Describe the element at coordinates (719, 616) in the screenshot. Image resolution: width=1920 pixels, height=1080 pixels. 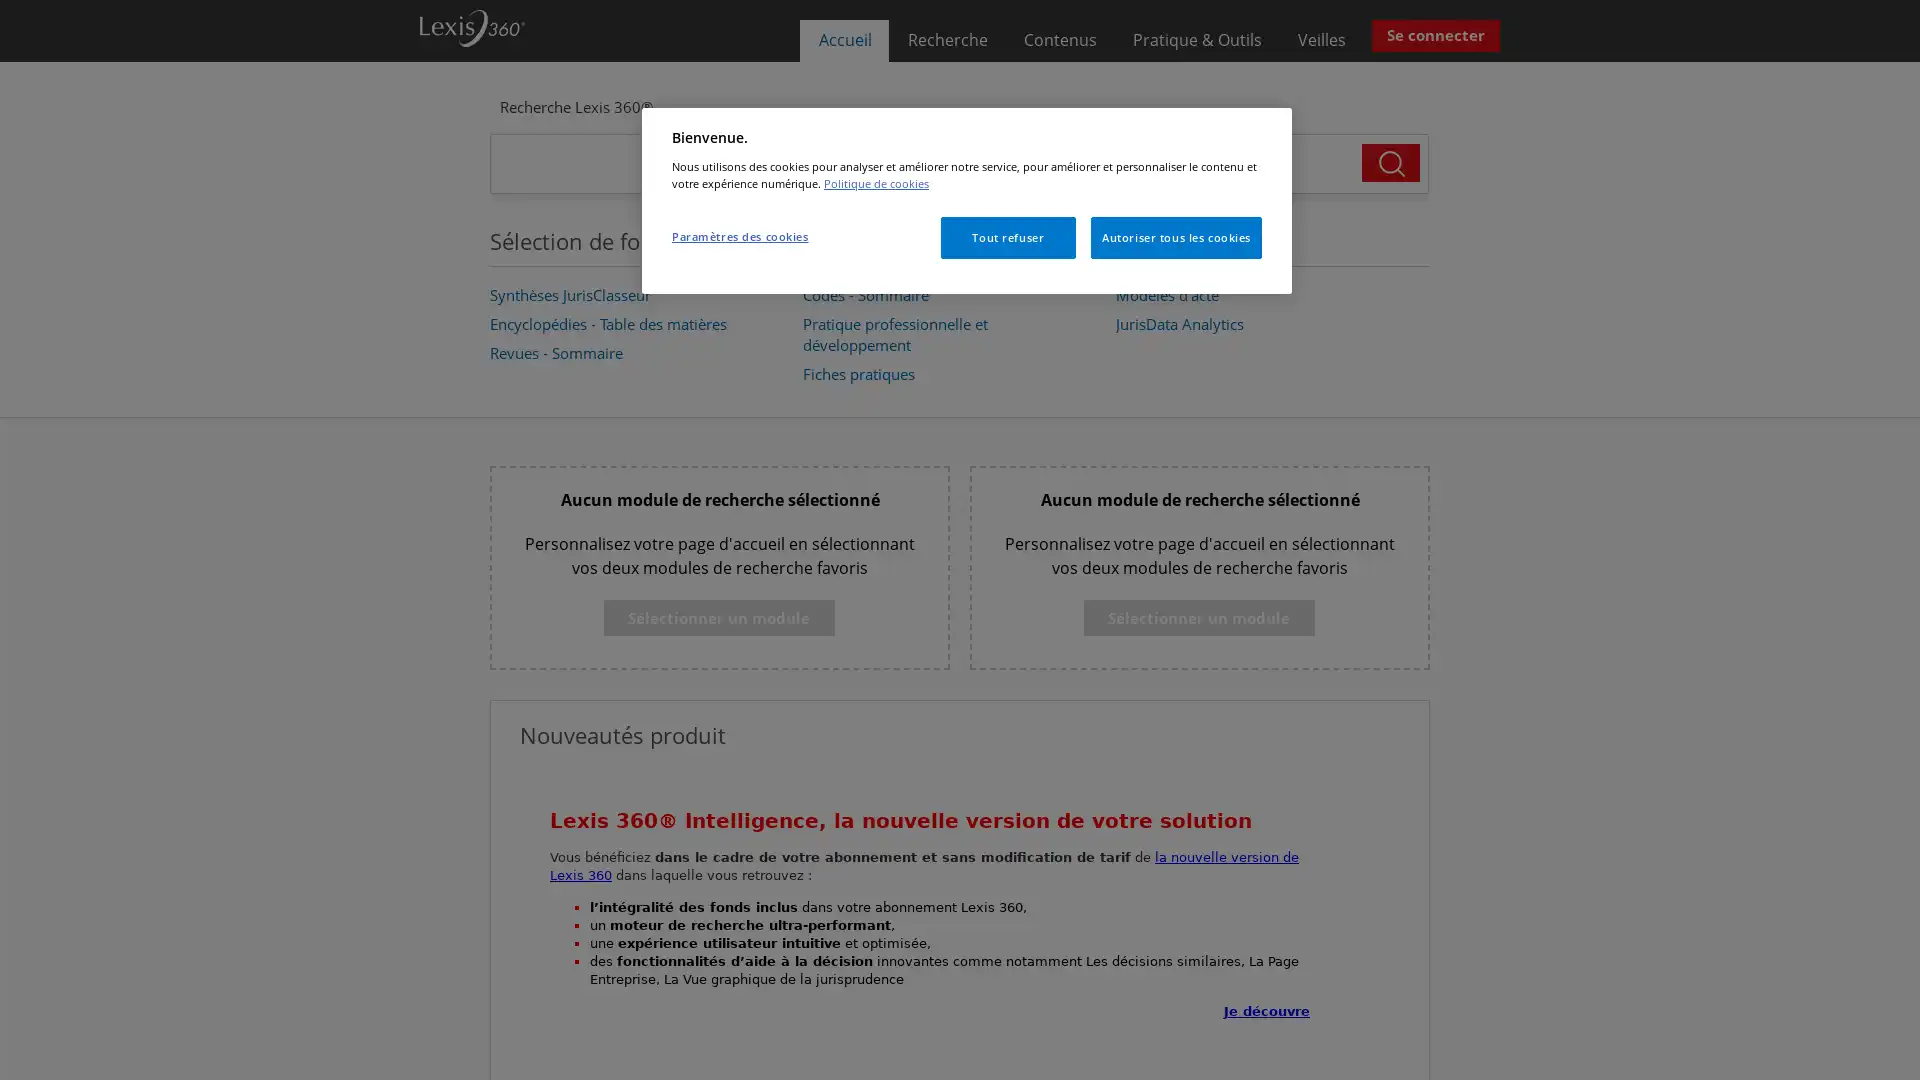
I see `Selectionner un module` at that location.